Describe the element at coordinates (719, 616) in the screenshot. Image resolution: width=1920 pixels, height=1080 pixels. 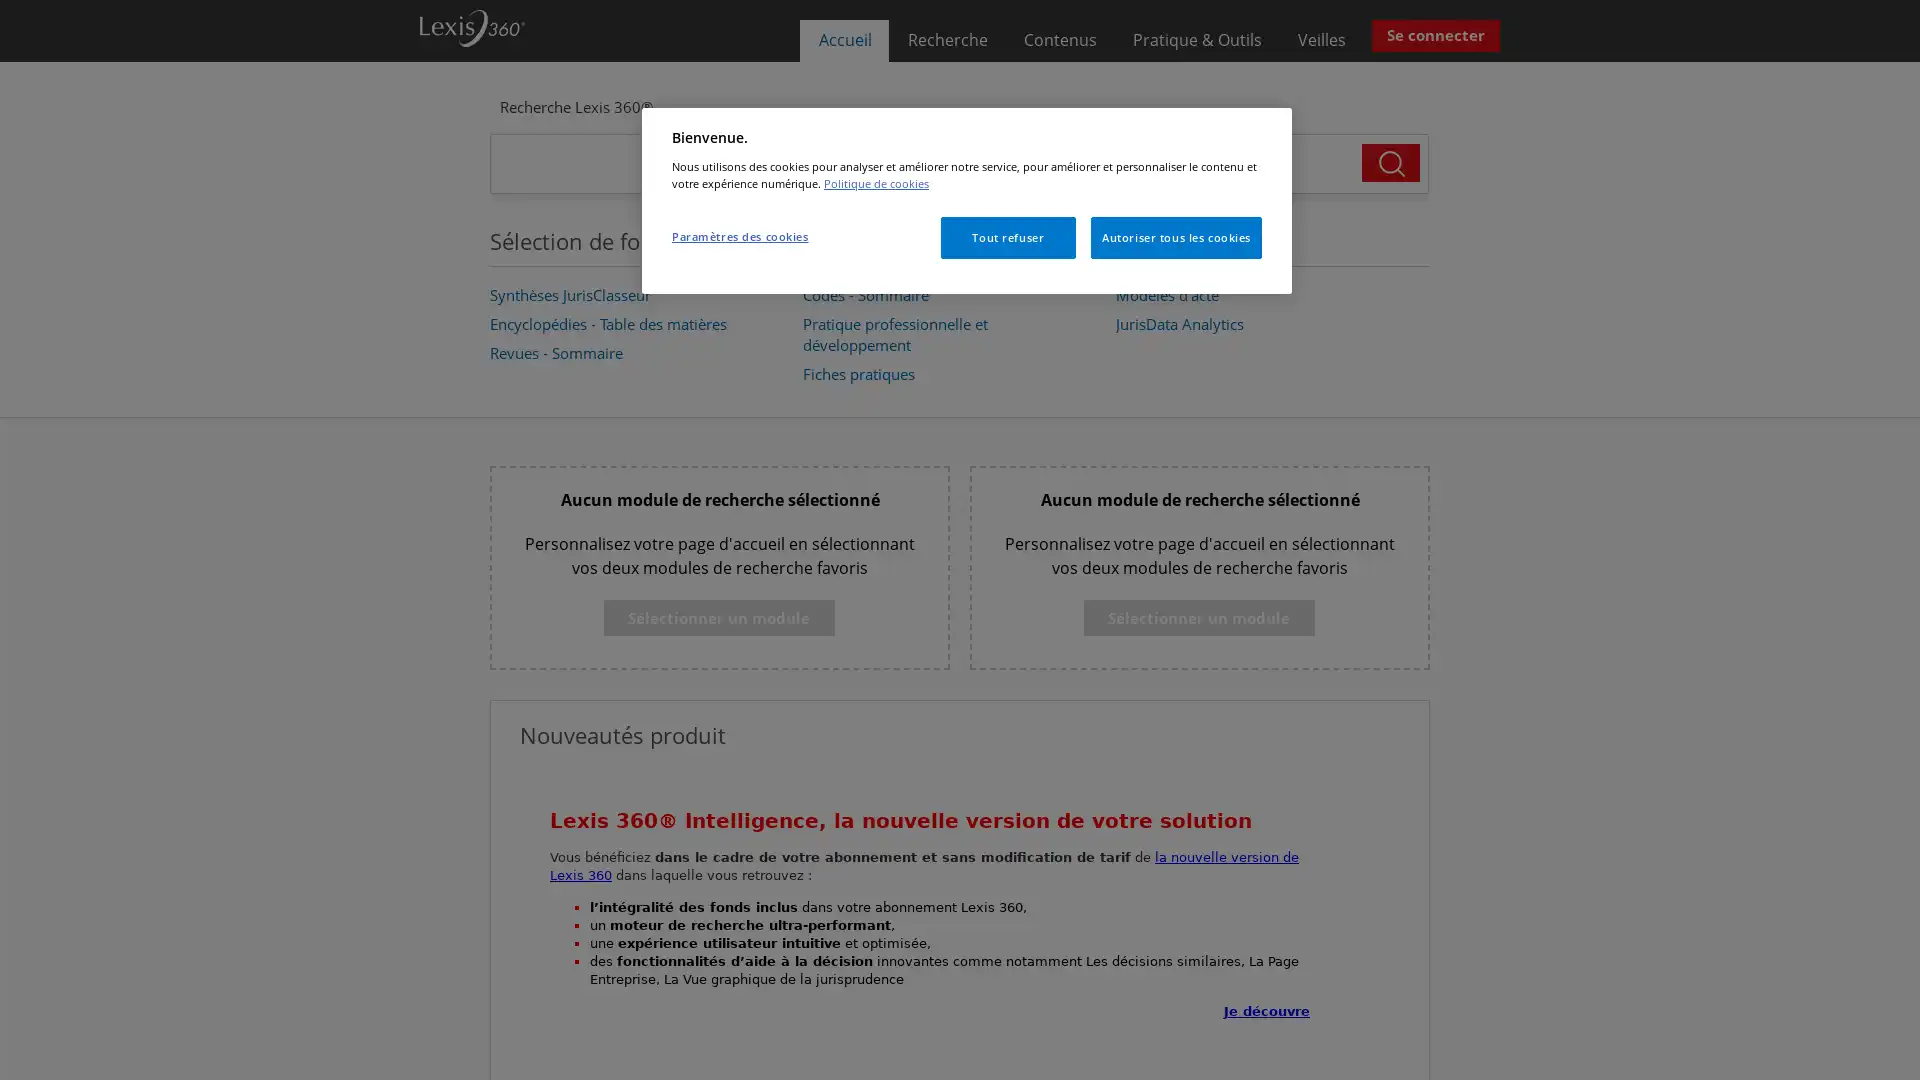
I see `Selectionner un module` at that location.